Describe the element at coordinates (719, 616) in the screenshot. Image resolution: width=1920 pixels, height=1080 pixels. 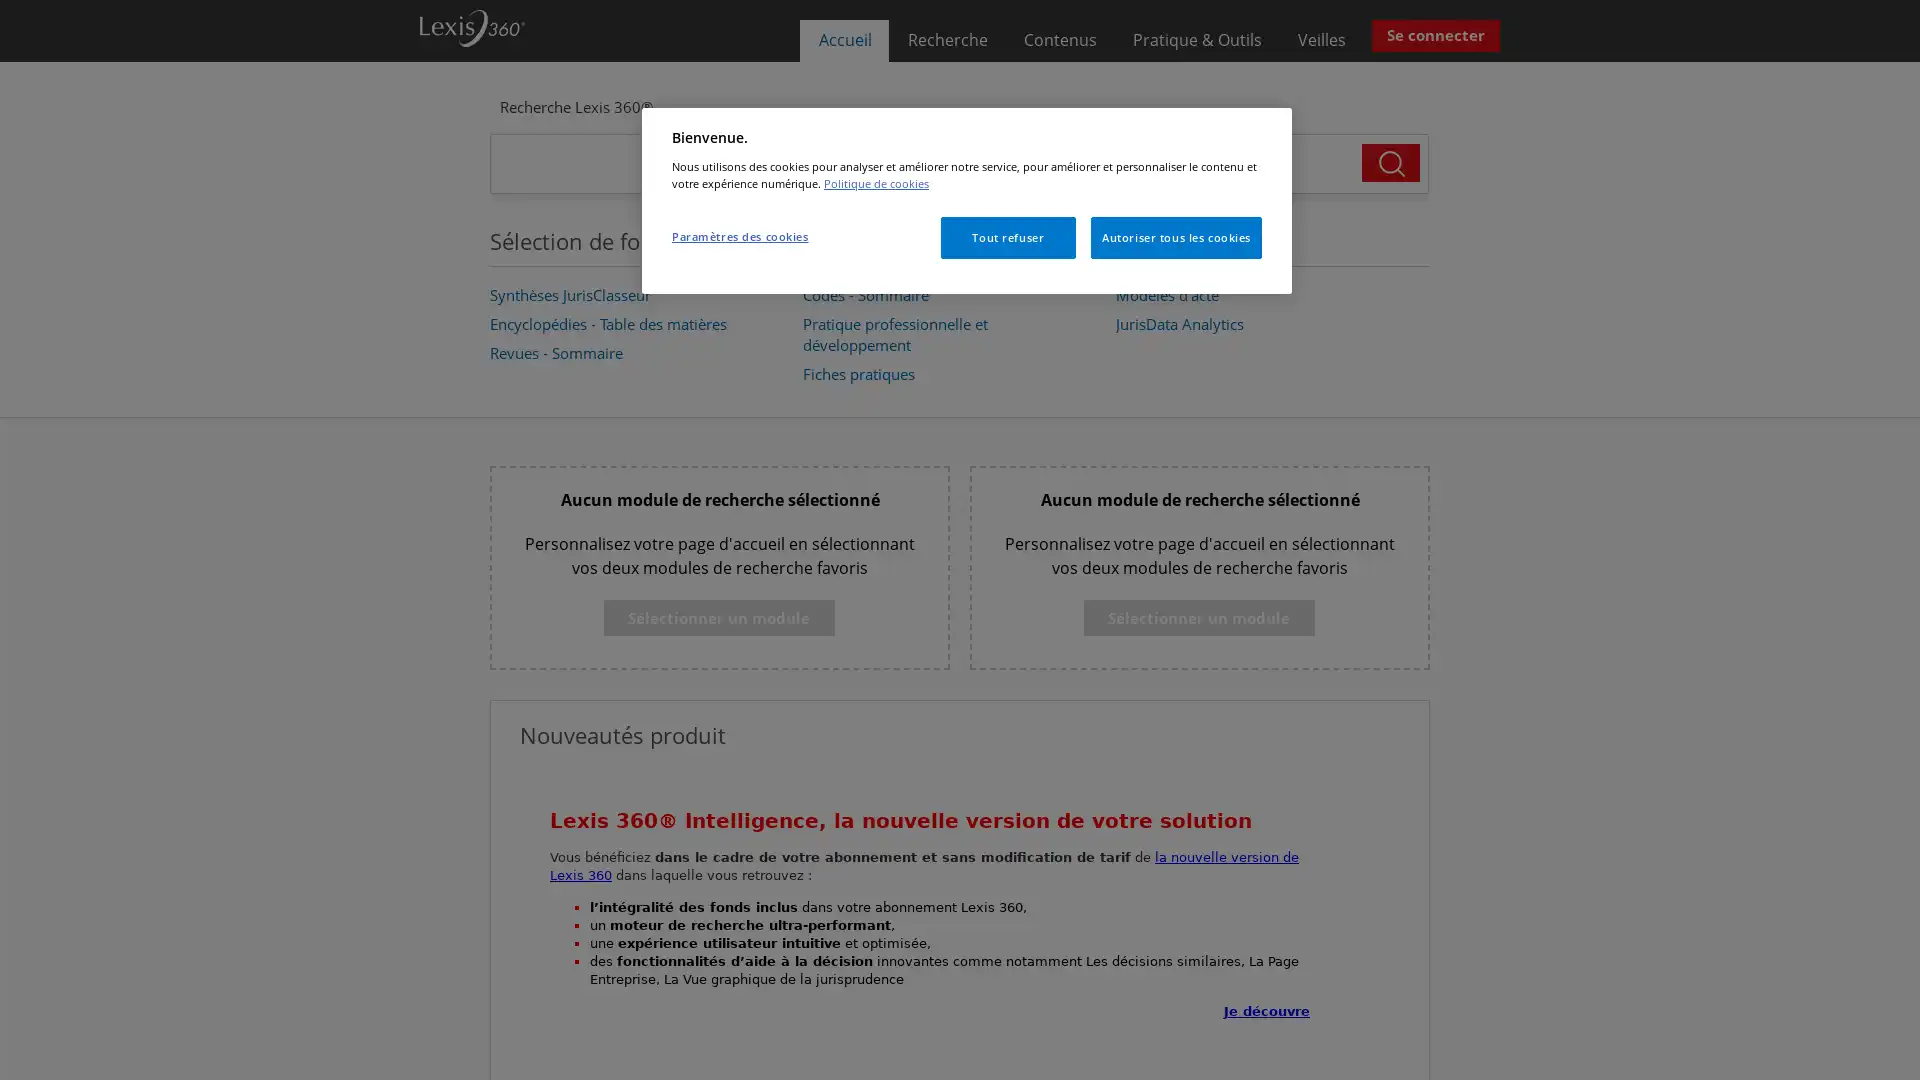
I see `Selectionner un module` at that location.